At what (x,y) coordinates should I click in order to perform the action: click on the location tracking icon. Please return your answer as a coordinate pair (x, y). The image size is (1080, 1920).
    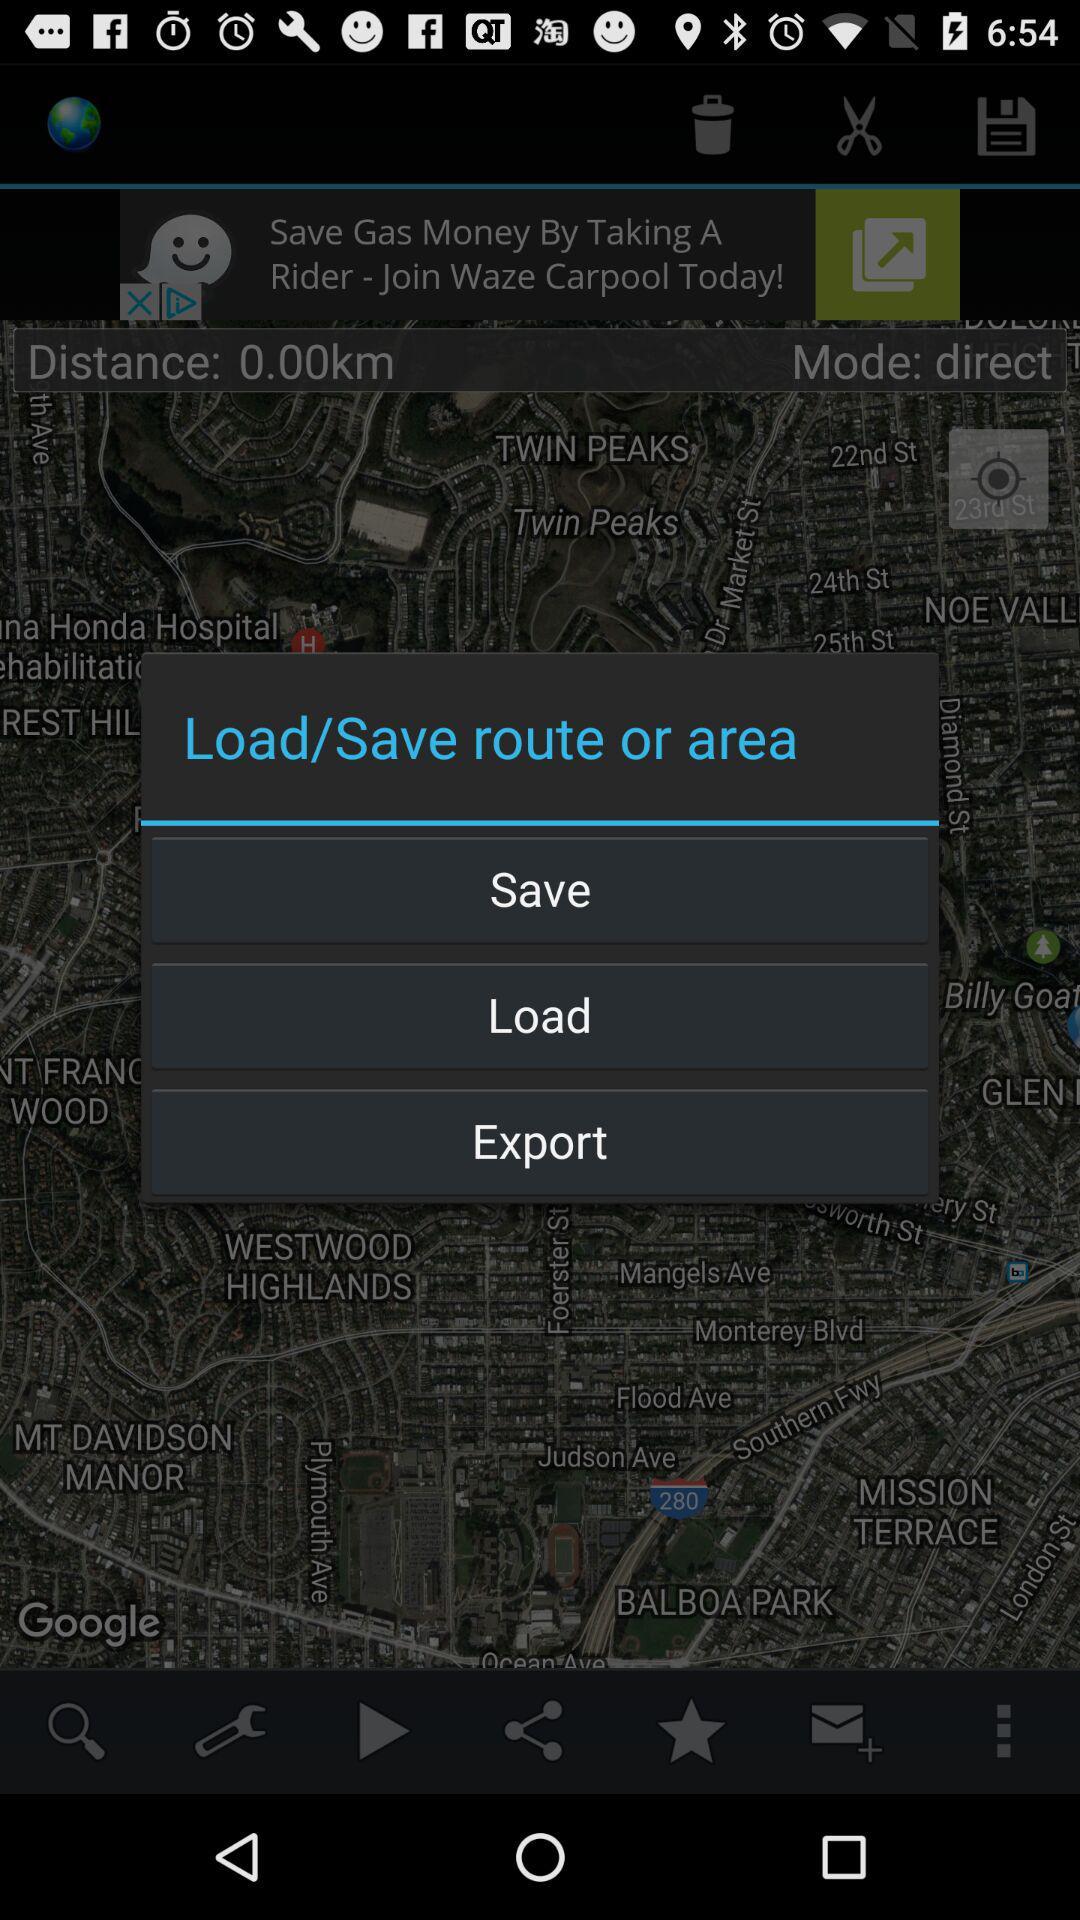
    Looking at the image, I should click on (999, 480).